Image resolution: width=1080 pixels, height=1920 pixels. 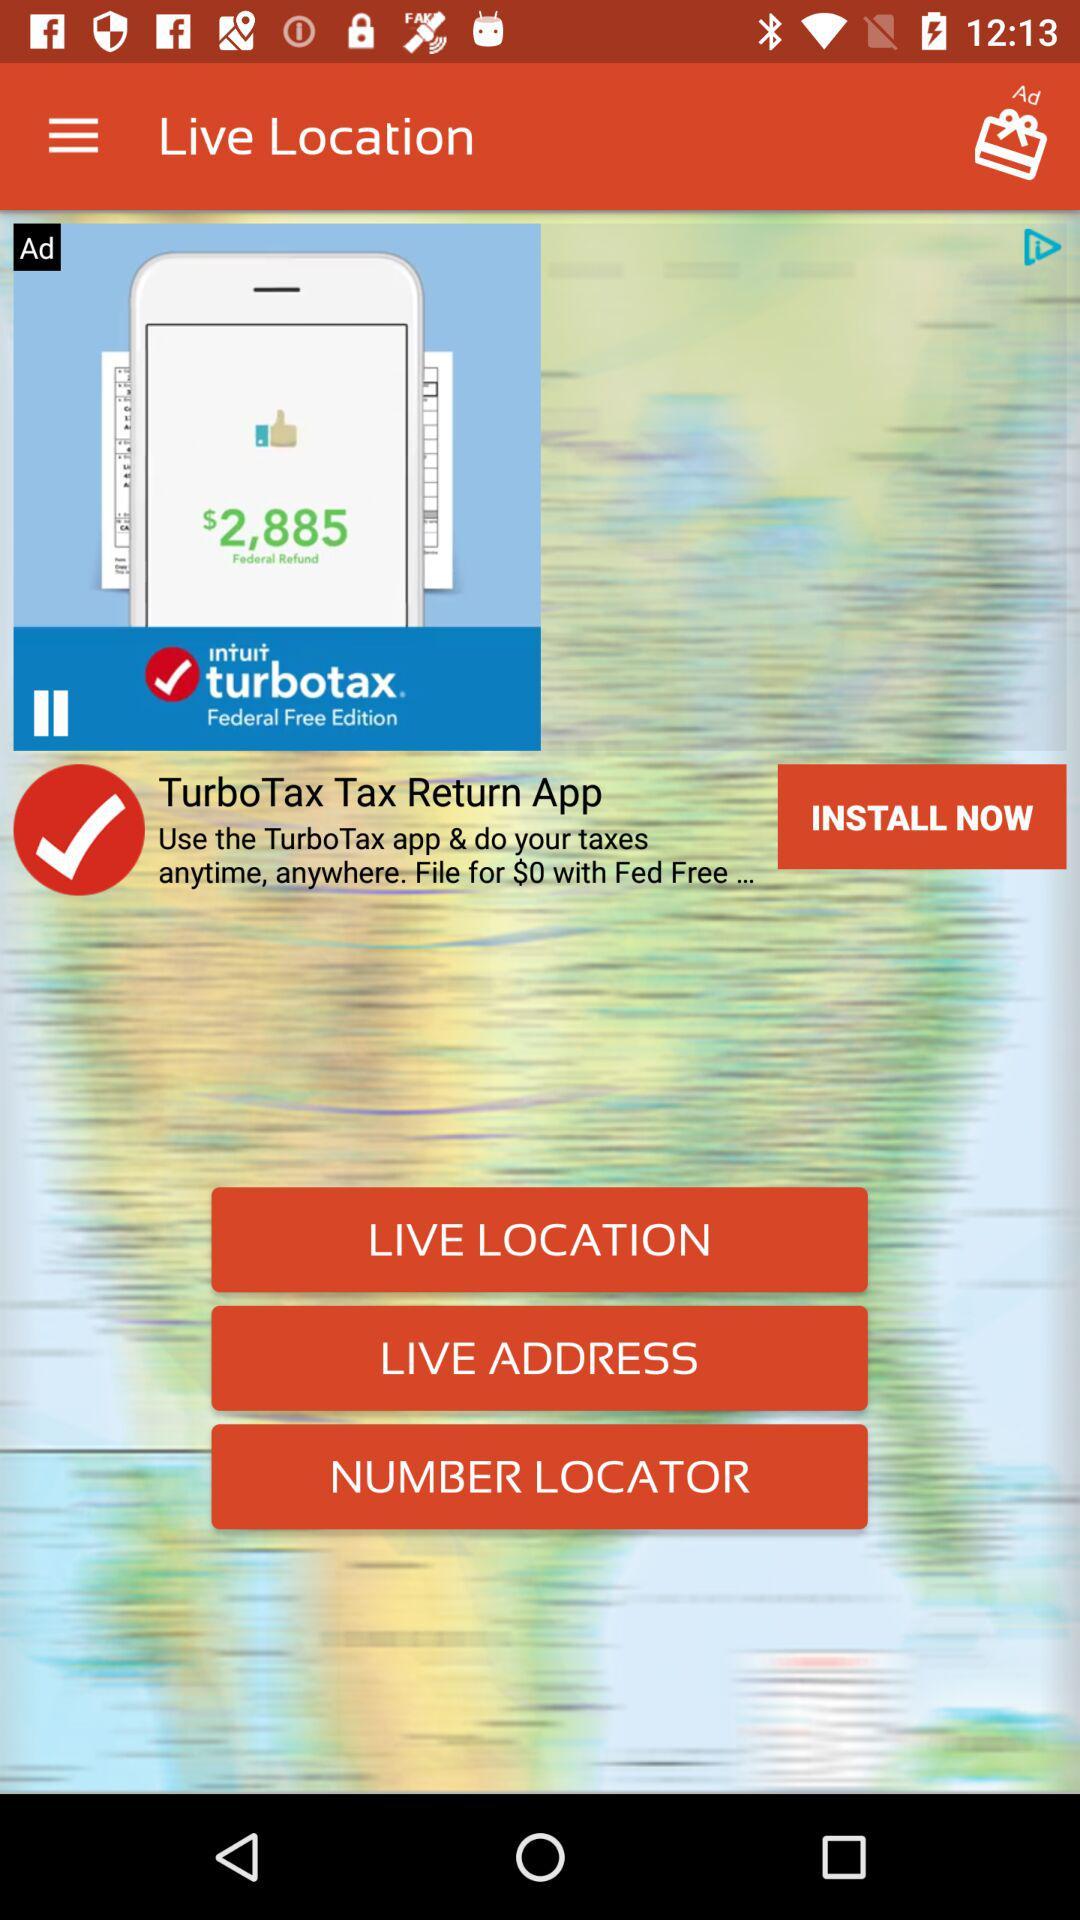 What do you see at coordinates (49, 713) in the screenshot?
I see `advertisement page` at bounding box center [49, 713].